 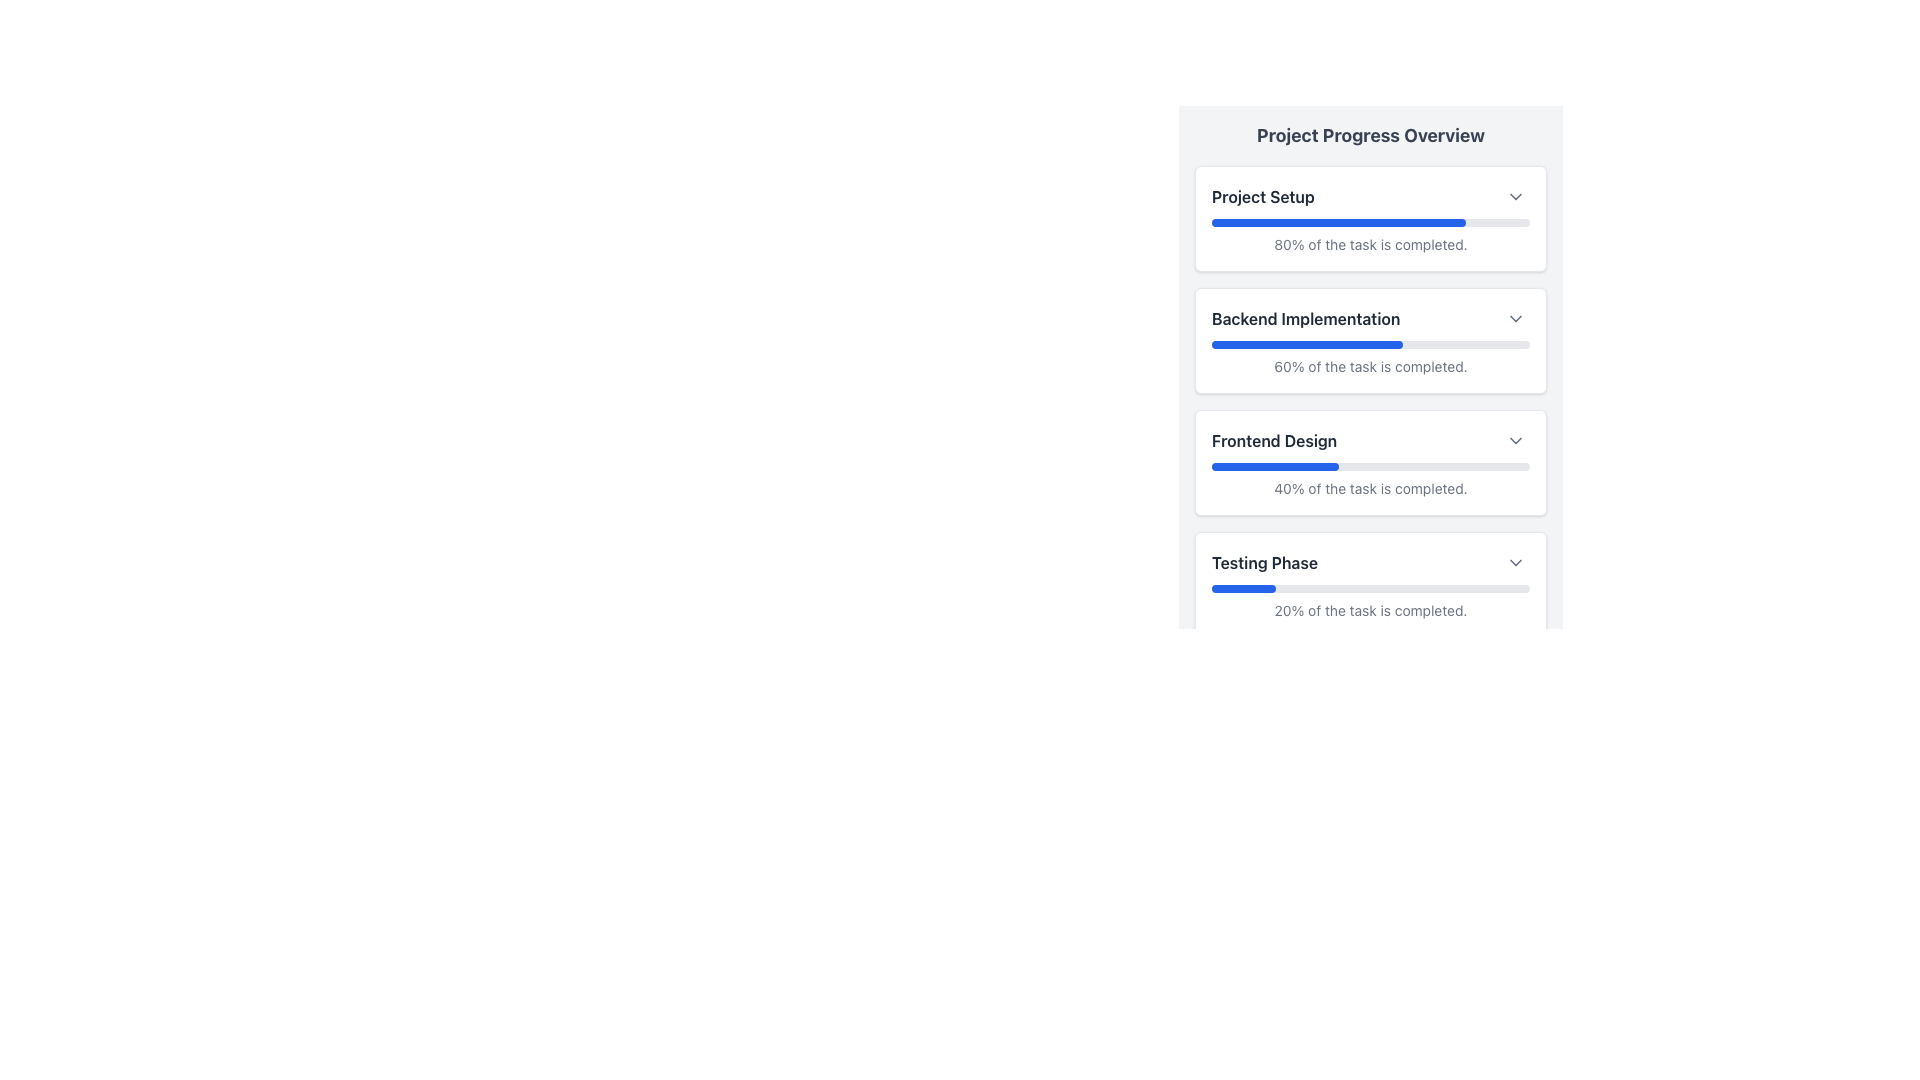 I want to click on the text label indicating 'Backend Implementation' in the project progress overview, which is positioned between 'Project Setup' and 'Frontend Design', so click(x=1306, y=318).